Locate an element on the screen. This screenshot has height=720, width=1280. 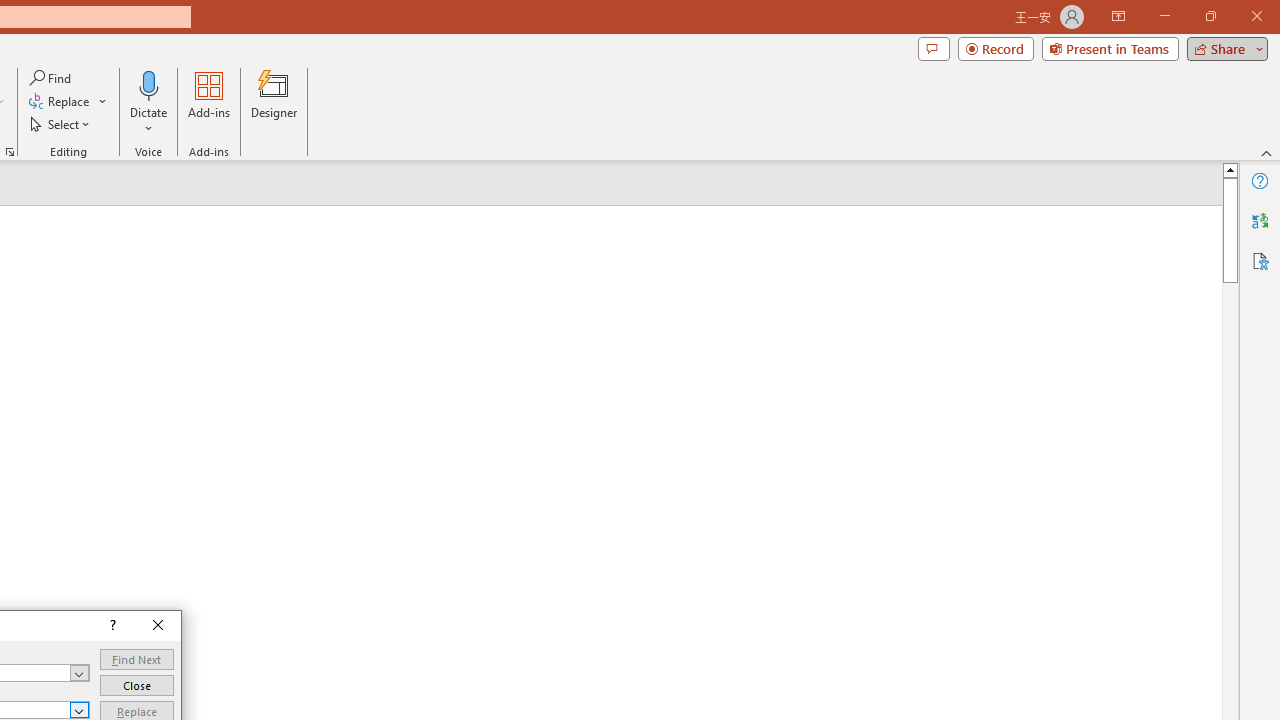
'Replace...' is located at coordinates (60, 101).